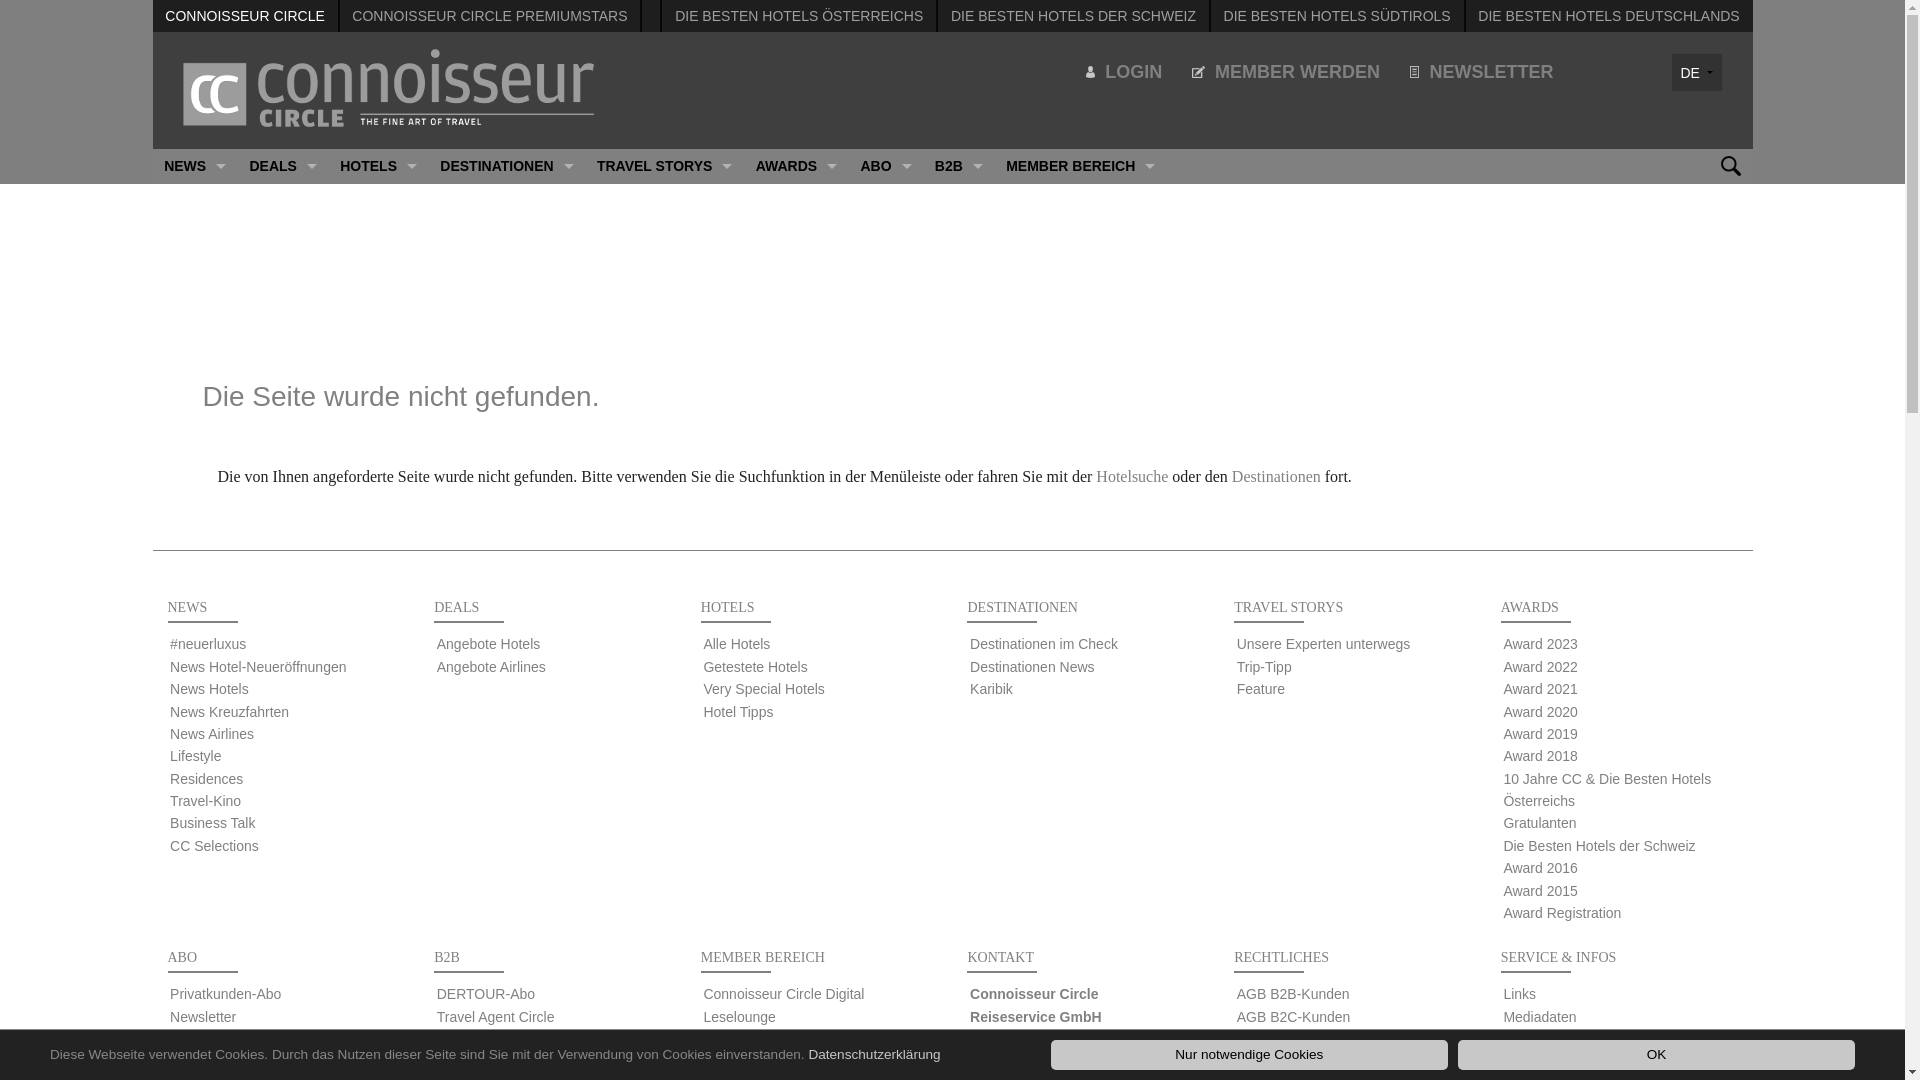  What do you see at coordinates (782, 994) in the screenshot?
I see `'Connoisseur Circle Digital'` at bounding box center [782, 994].